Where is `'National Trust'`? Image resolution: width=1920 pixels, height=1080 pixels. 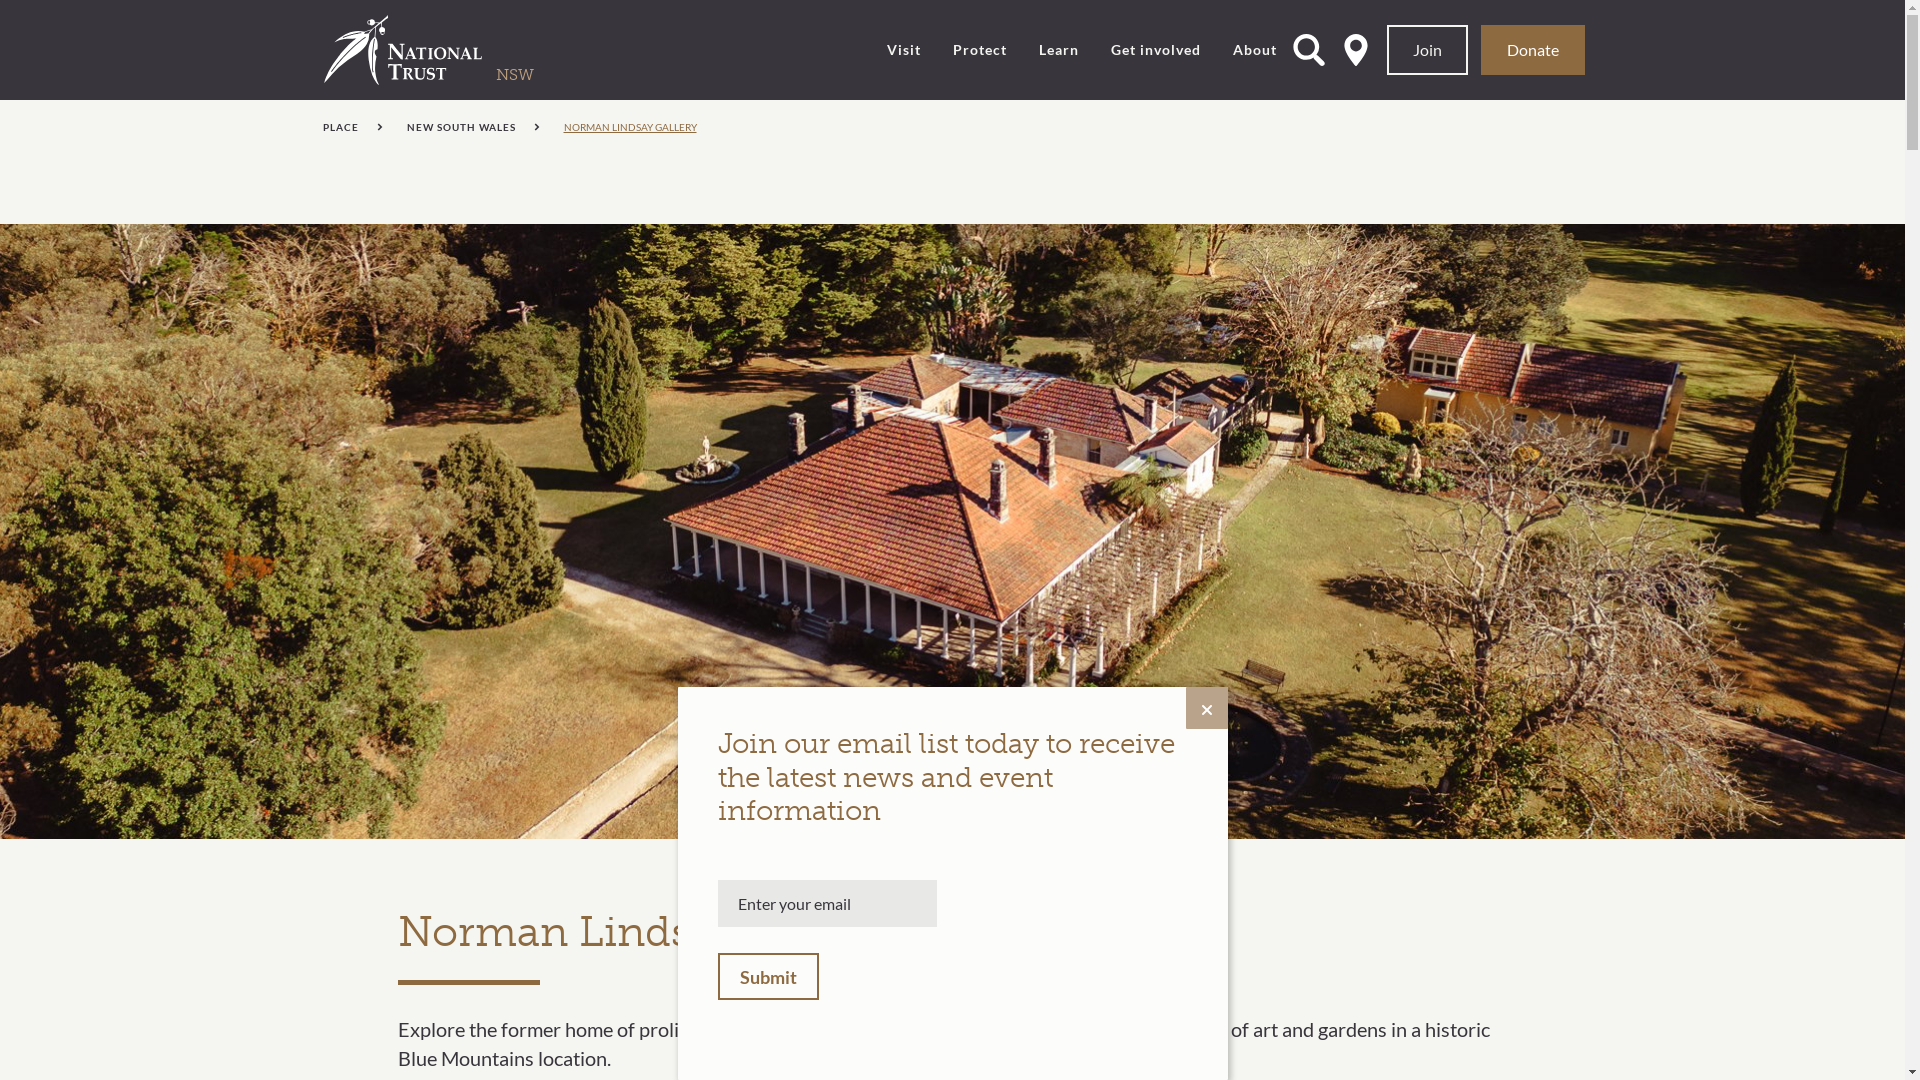
'National Trust' is located at coordinates (324, 49).